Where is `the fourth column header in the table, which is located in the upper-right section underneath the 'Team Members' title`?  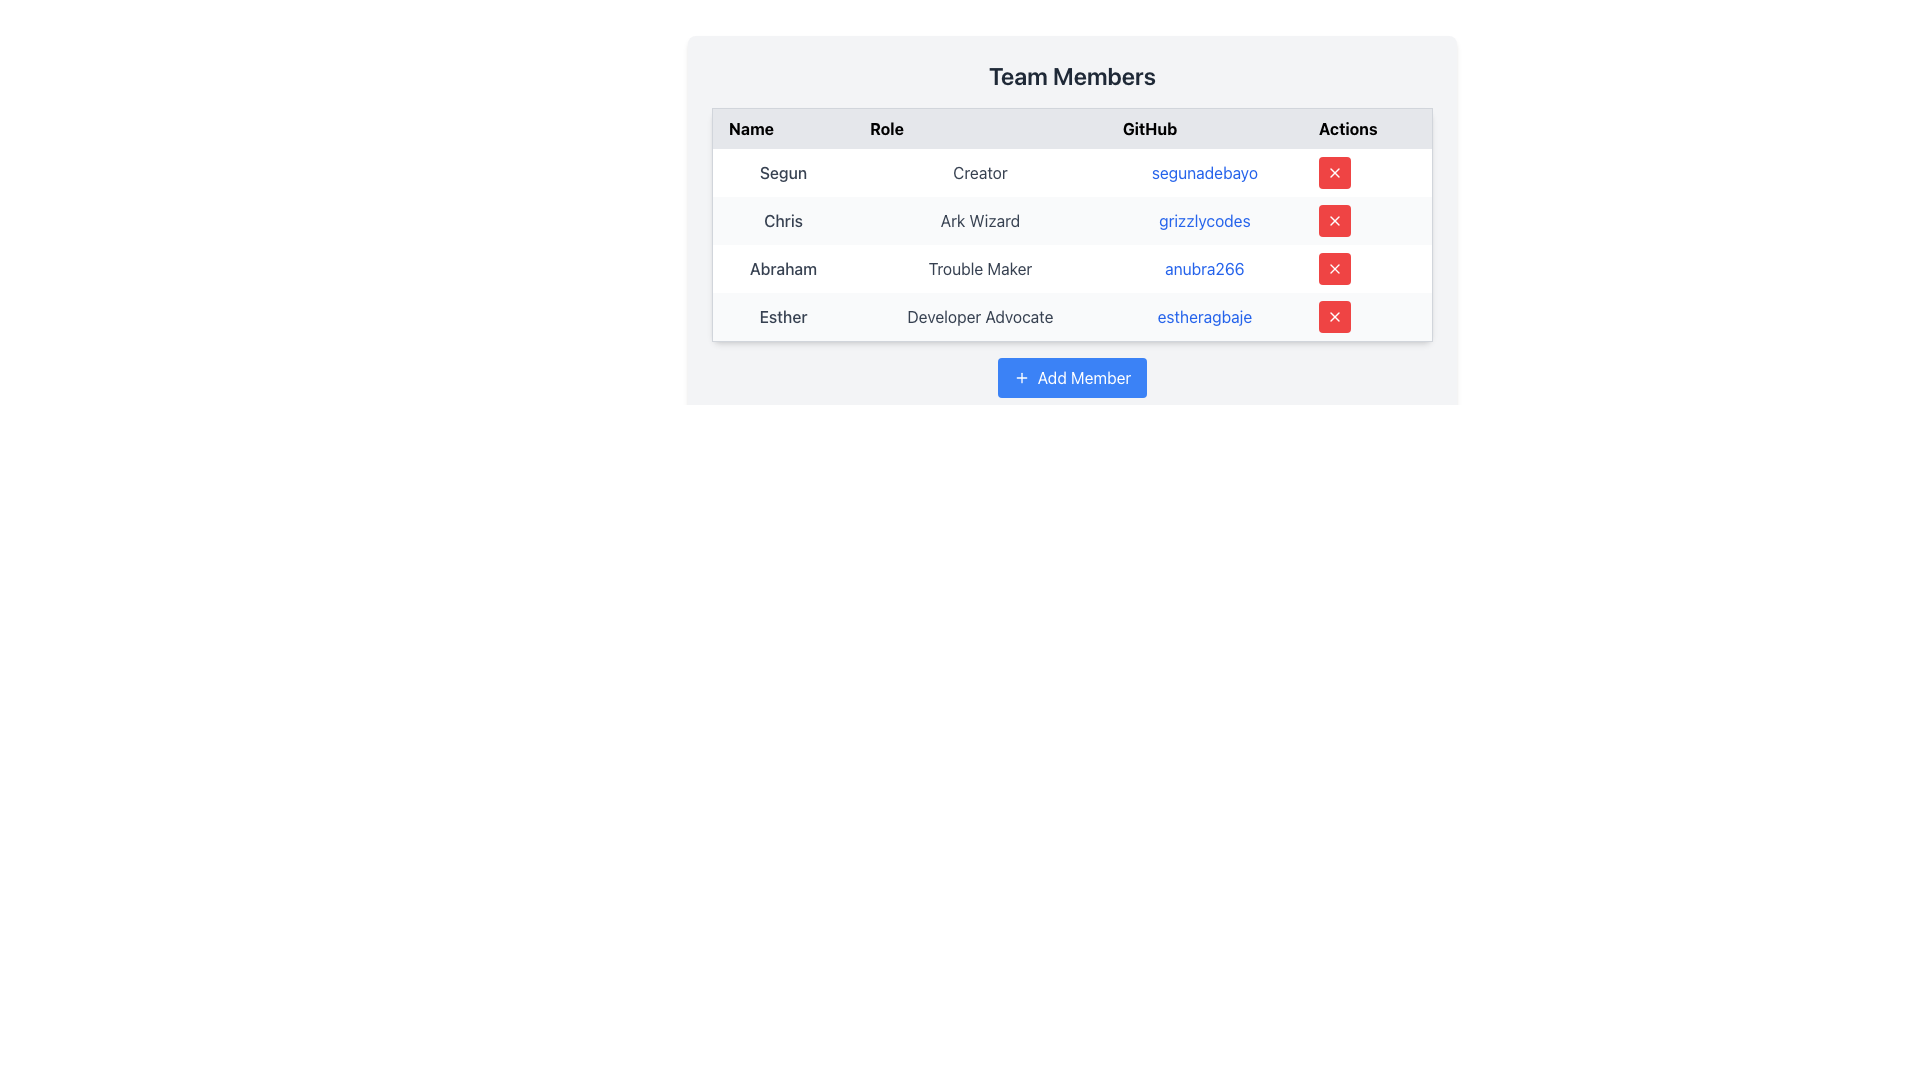 the fourth column header in the table, which is located in the upper-right section underneath the 'Team Members' title is located at coordinates (1366, 128).